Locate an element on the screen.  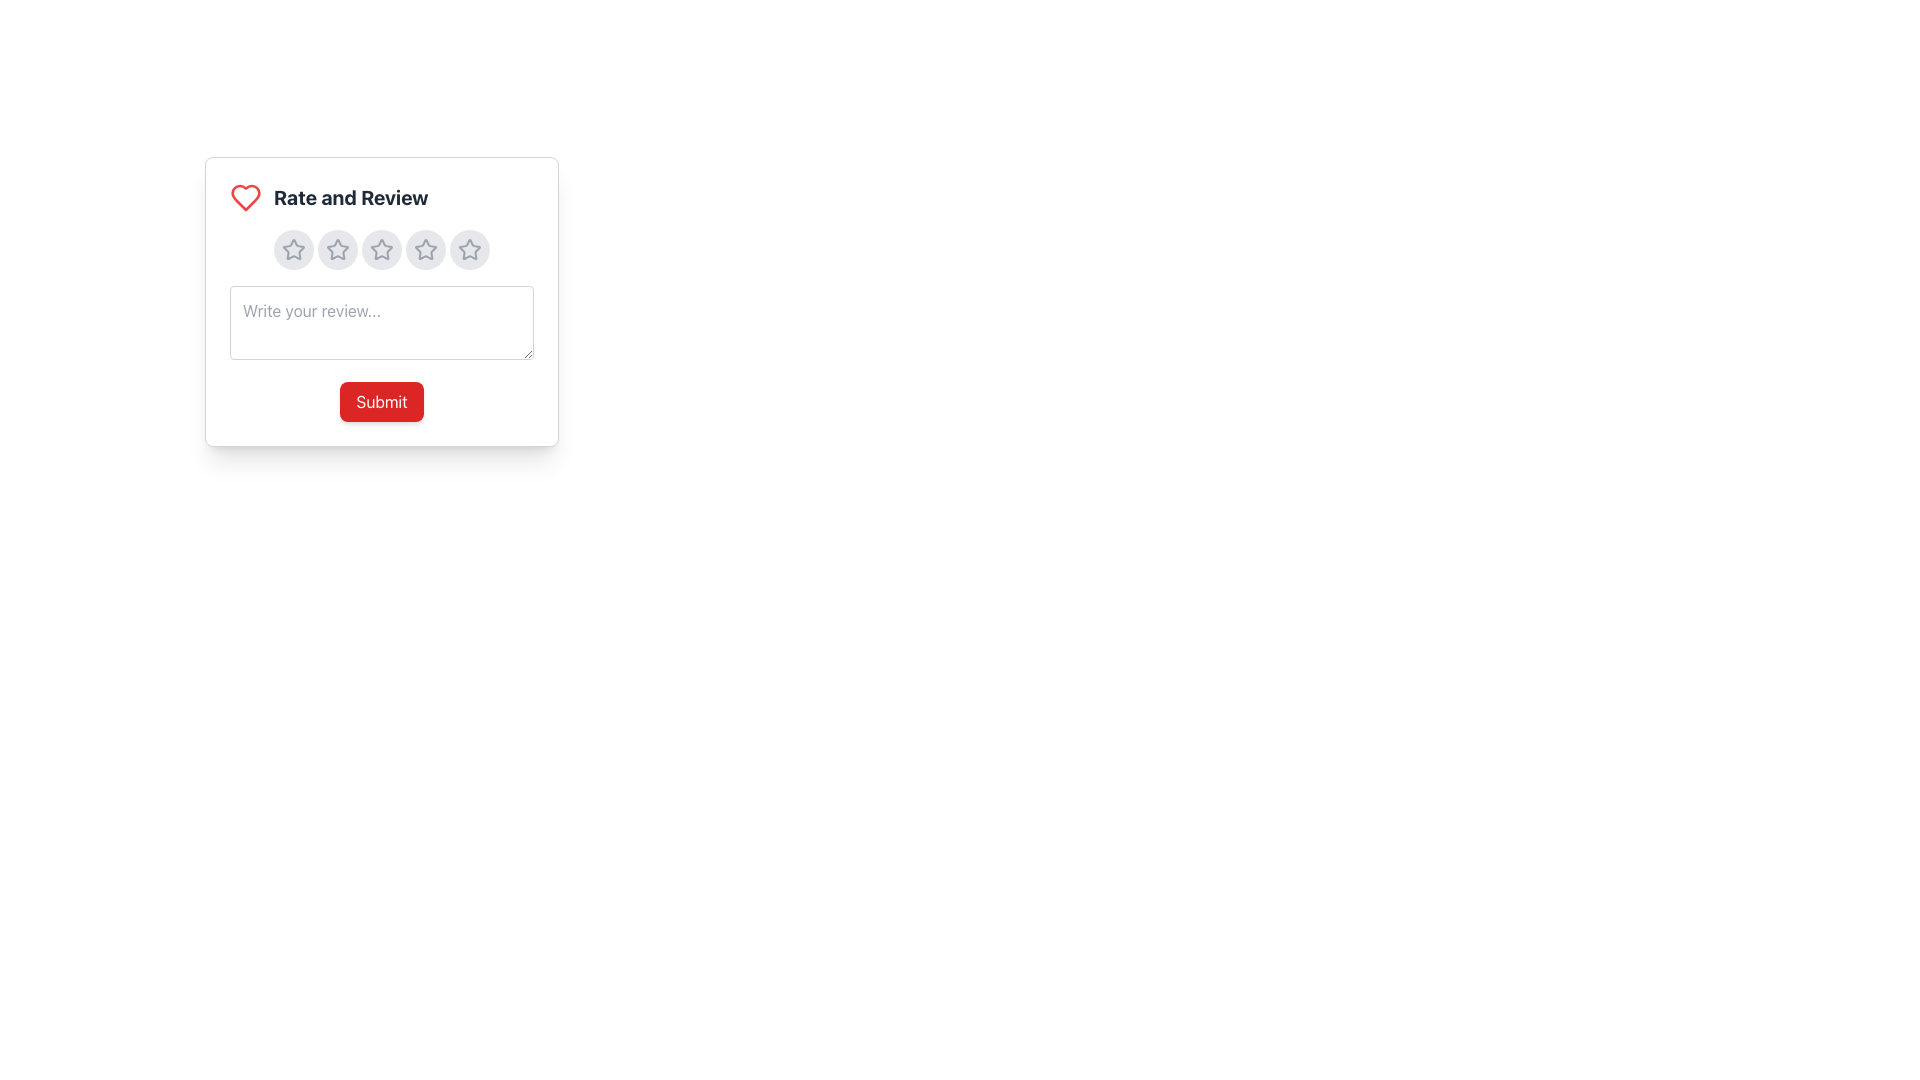
the fourth star icon in the rating section to rate it as 4 stars is located at coordinates (425, 248).